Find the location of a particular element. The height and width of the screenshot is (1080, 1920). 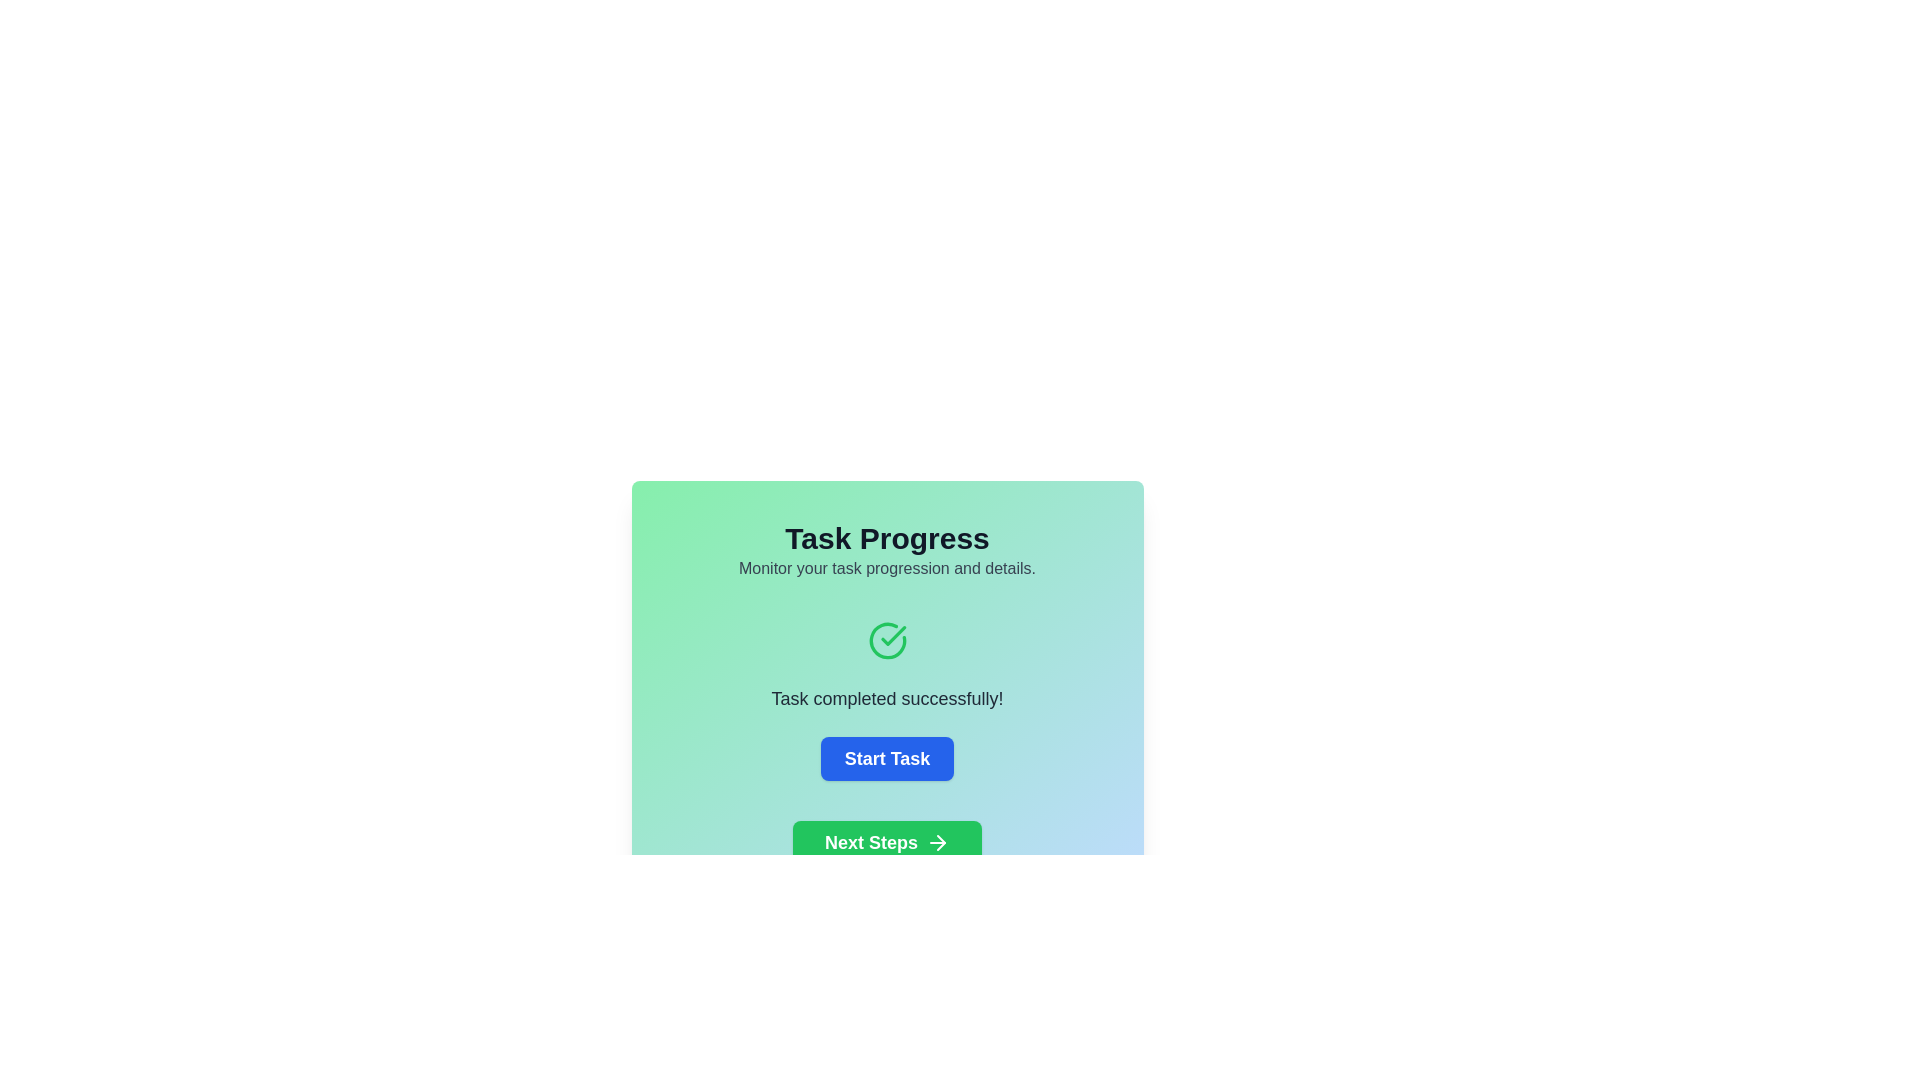

the text label displaying 'Task completed successfully!' which is centrally aligned and located below the checkmark icon and above the 'Start Task' button is located at coordinates (886, 697).